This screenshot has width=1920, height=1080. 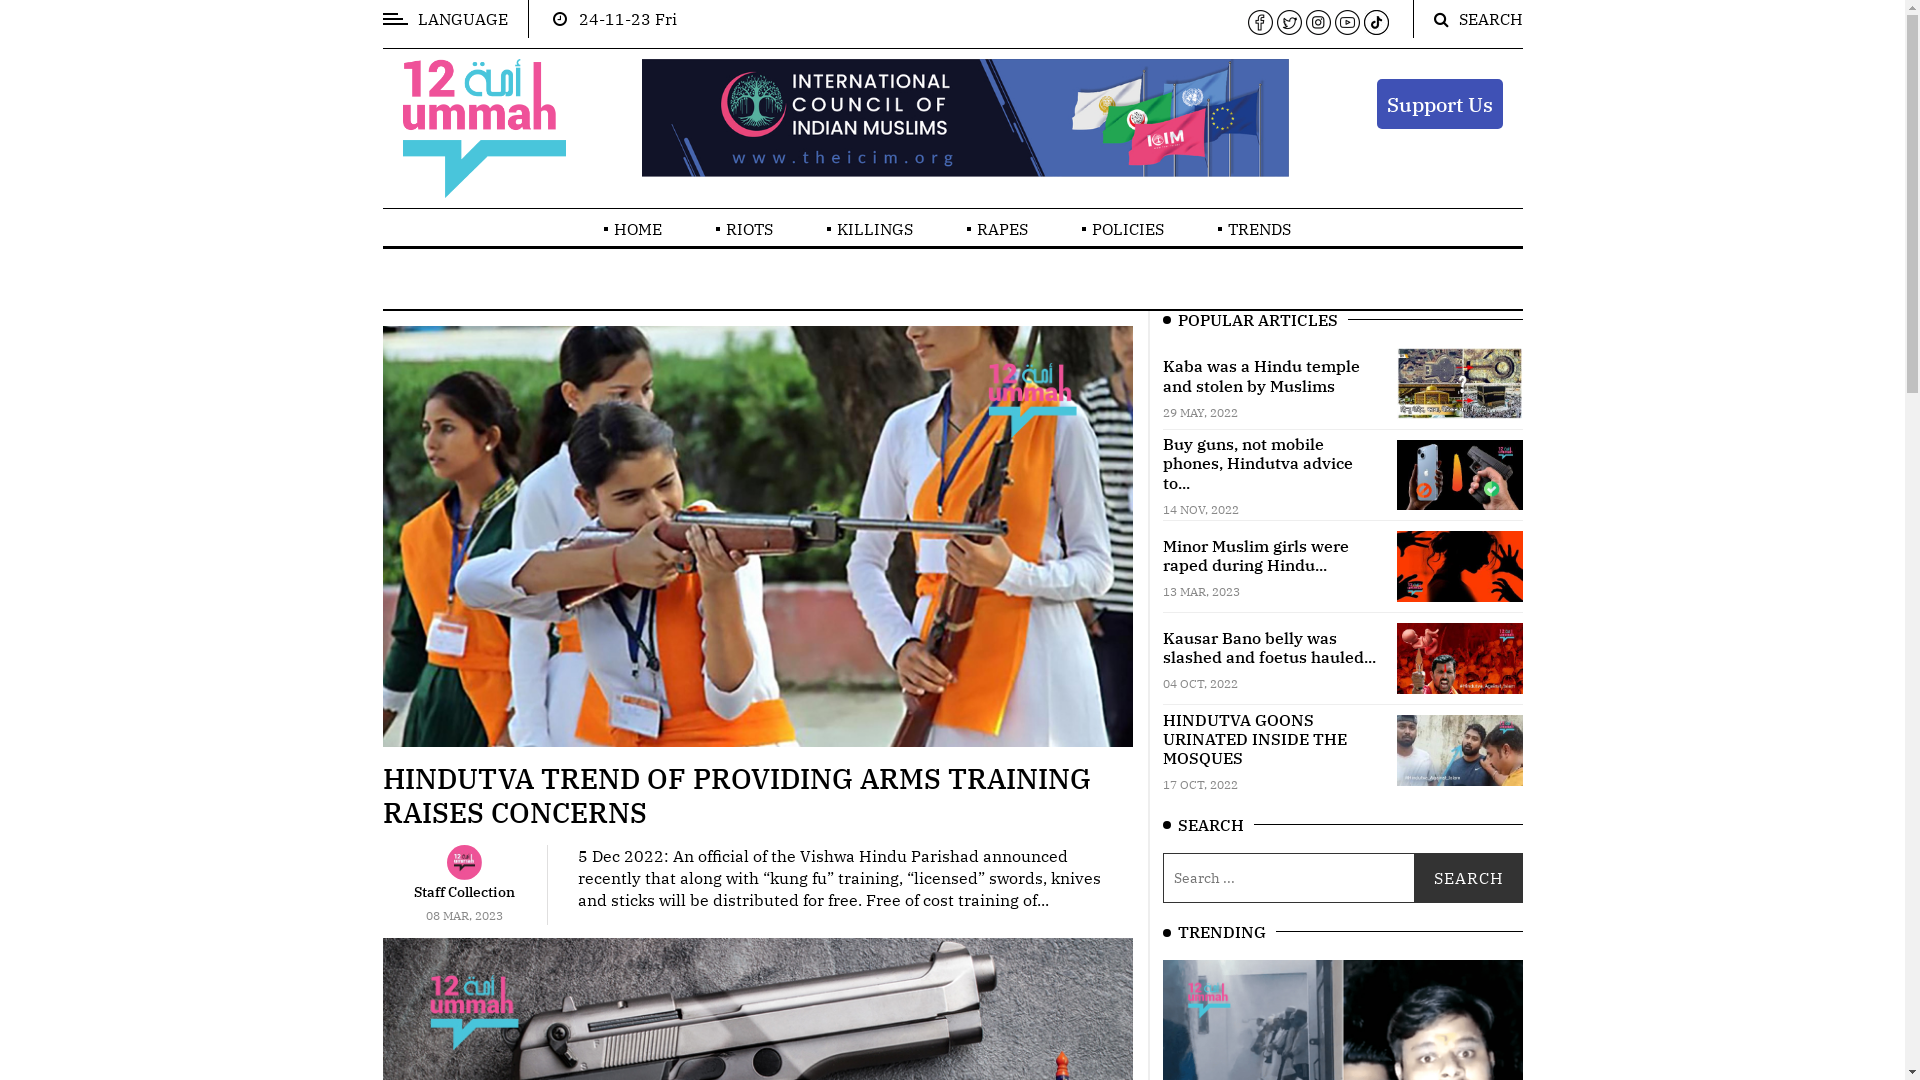 What do you see at coordinates (613, 227) in the screenshot?
I see `'HOME'` at bounding box center [613, 227].